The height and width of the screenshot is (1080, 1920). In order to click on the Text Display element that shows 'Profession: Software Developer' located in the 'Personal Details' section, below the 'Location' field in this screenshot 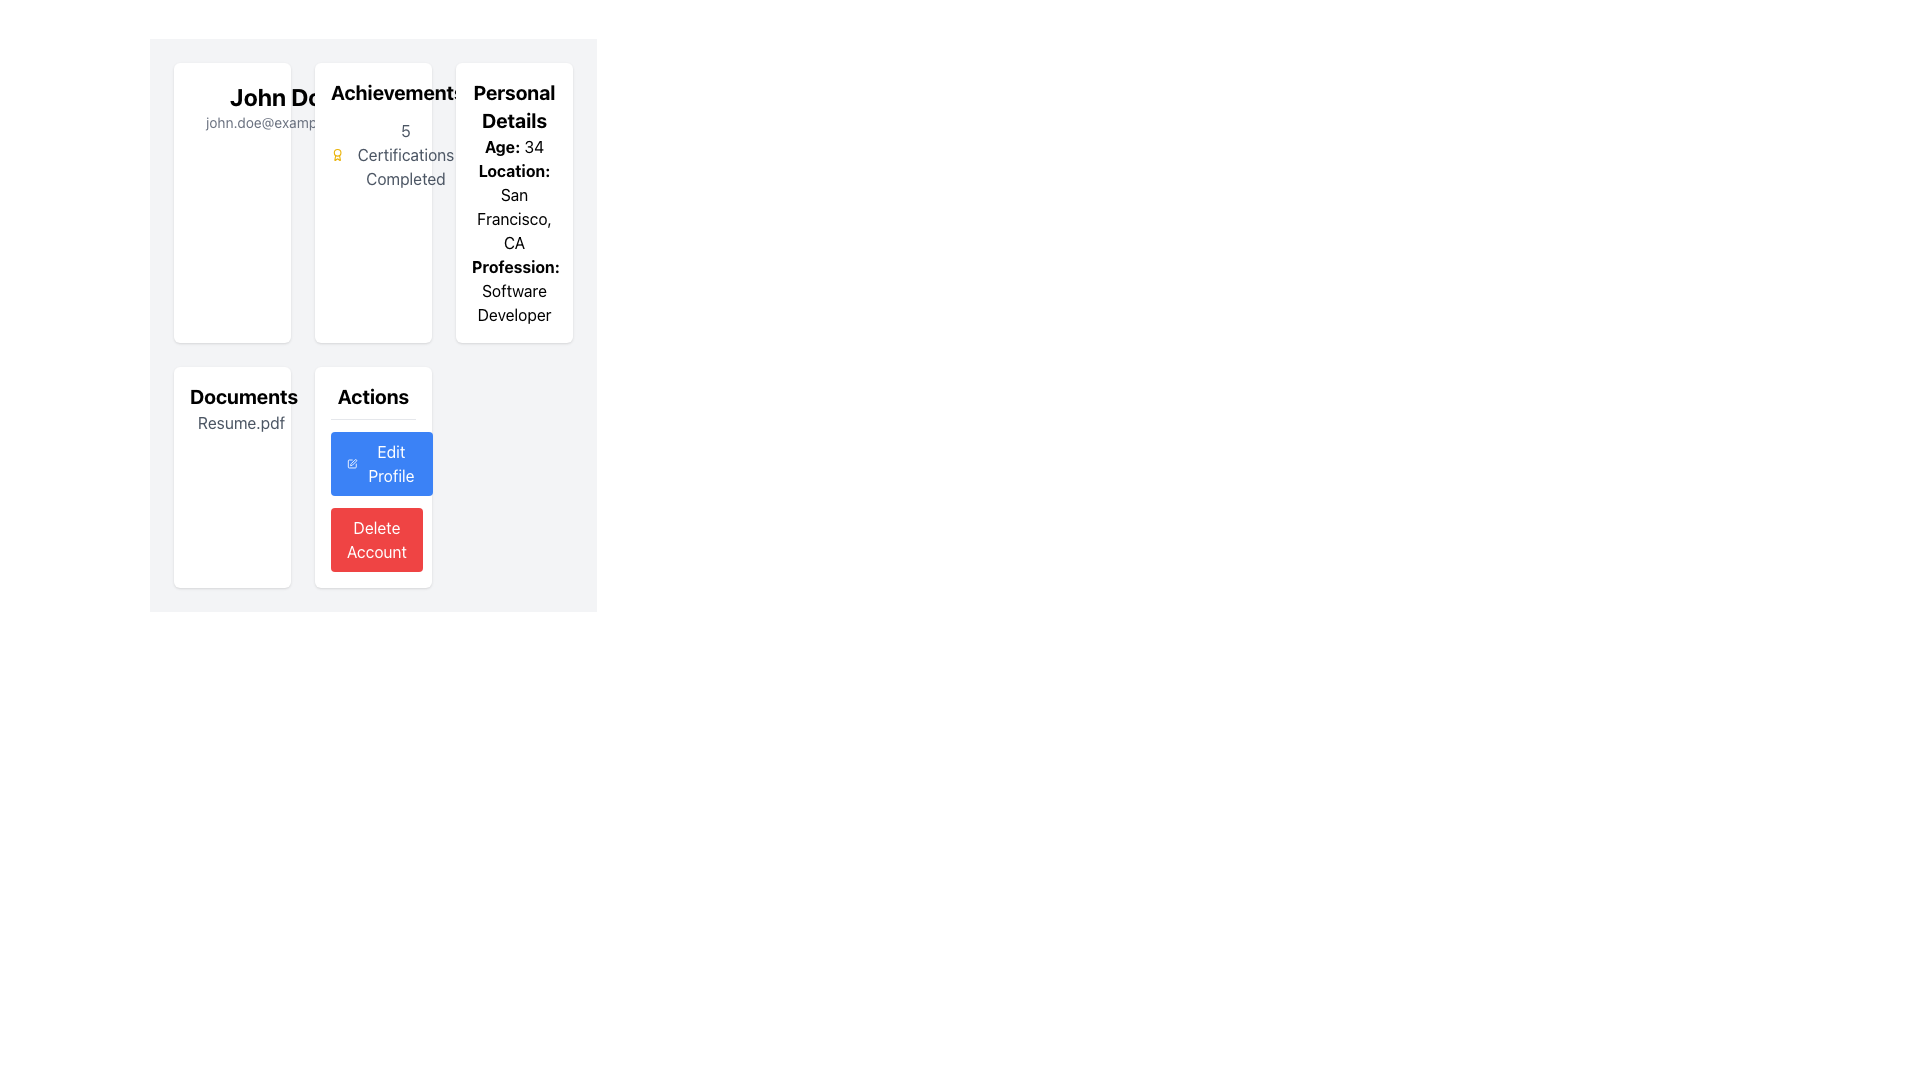, I will do `click(514, 290)`.